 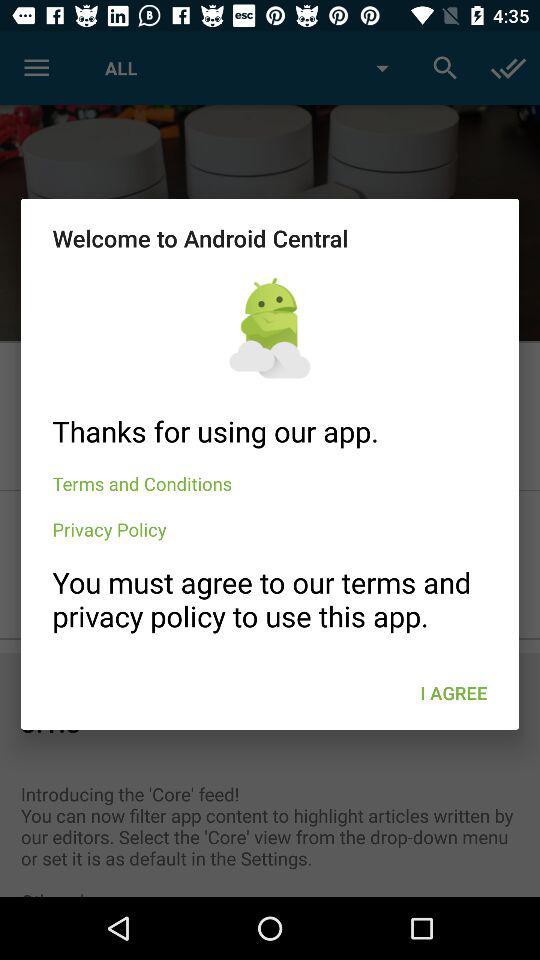 What do you see at coordinates (453, 693) in the screenshot?
I see `item below the you must agree` at bounding box center [453, 693].